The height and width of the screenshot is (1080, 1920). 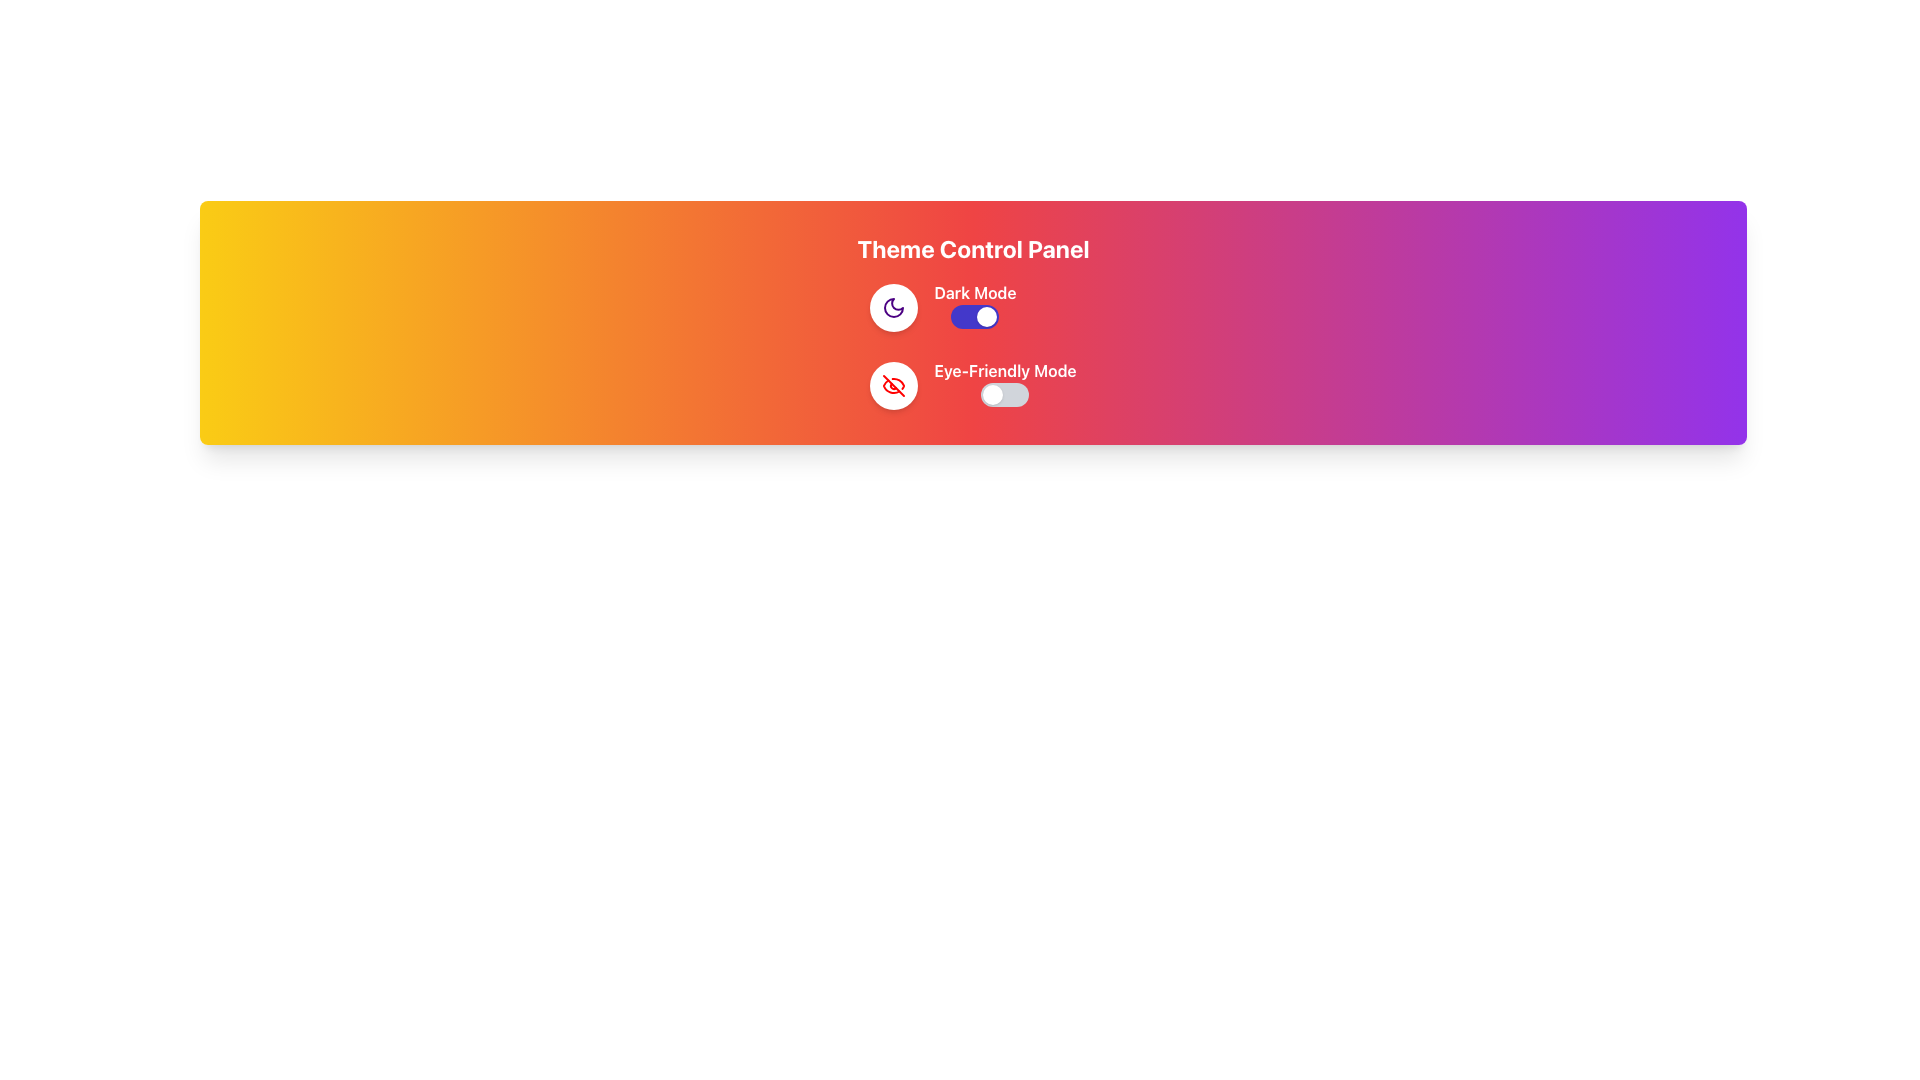 What do you see at coordinates (973, 346) in the screenshot?
I see `the toggle switch in the Grouped component for 'Dark Mode' or 'Eye-Friendly Mode'` at bounding box center [973, 346].